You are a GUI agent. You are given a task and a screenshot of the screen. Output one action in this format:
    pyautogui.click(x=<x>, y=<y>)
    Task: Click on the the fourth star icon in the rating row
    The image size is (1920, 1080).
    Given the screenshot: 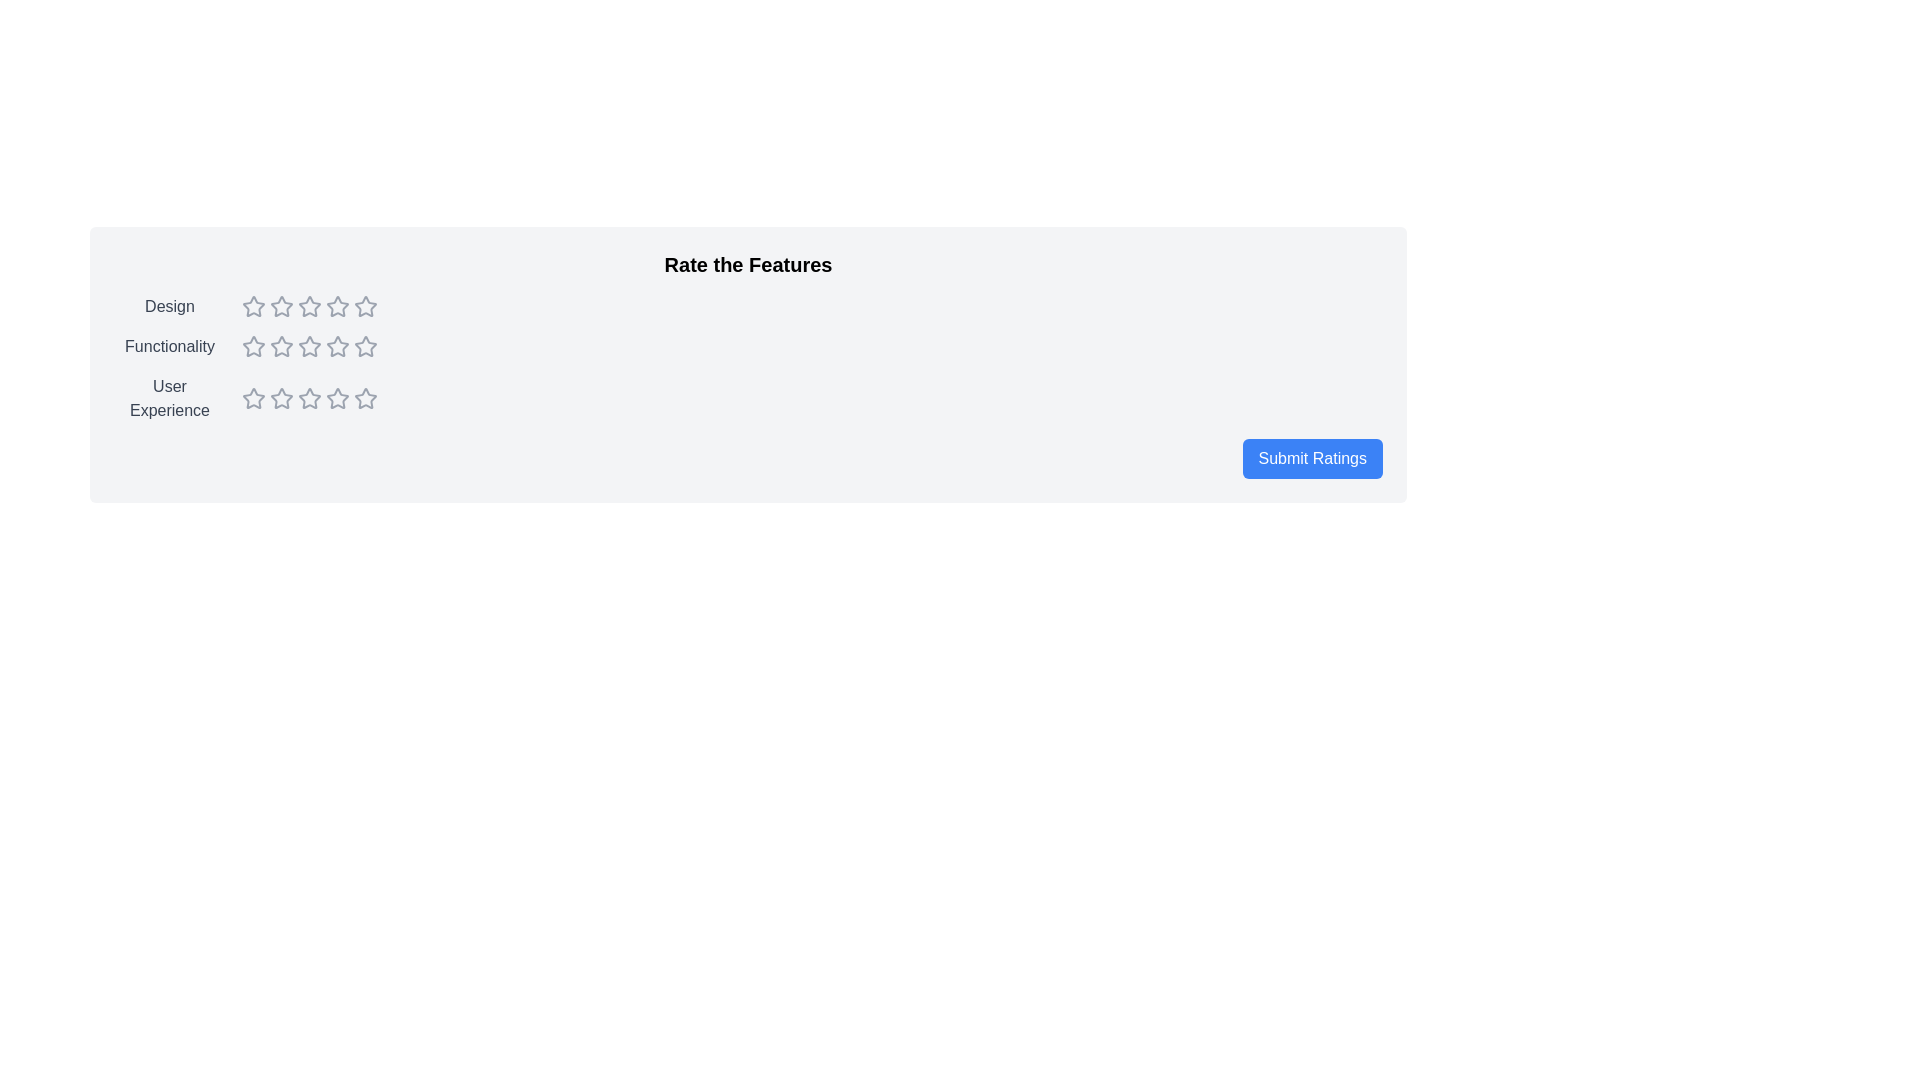 What is the action you would take?
    pyautogui.click(x=309, y=307)
    